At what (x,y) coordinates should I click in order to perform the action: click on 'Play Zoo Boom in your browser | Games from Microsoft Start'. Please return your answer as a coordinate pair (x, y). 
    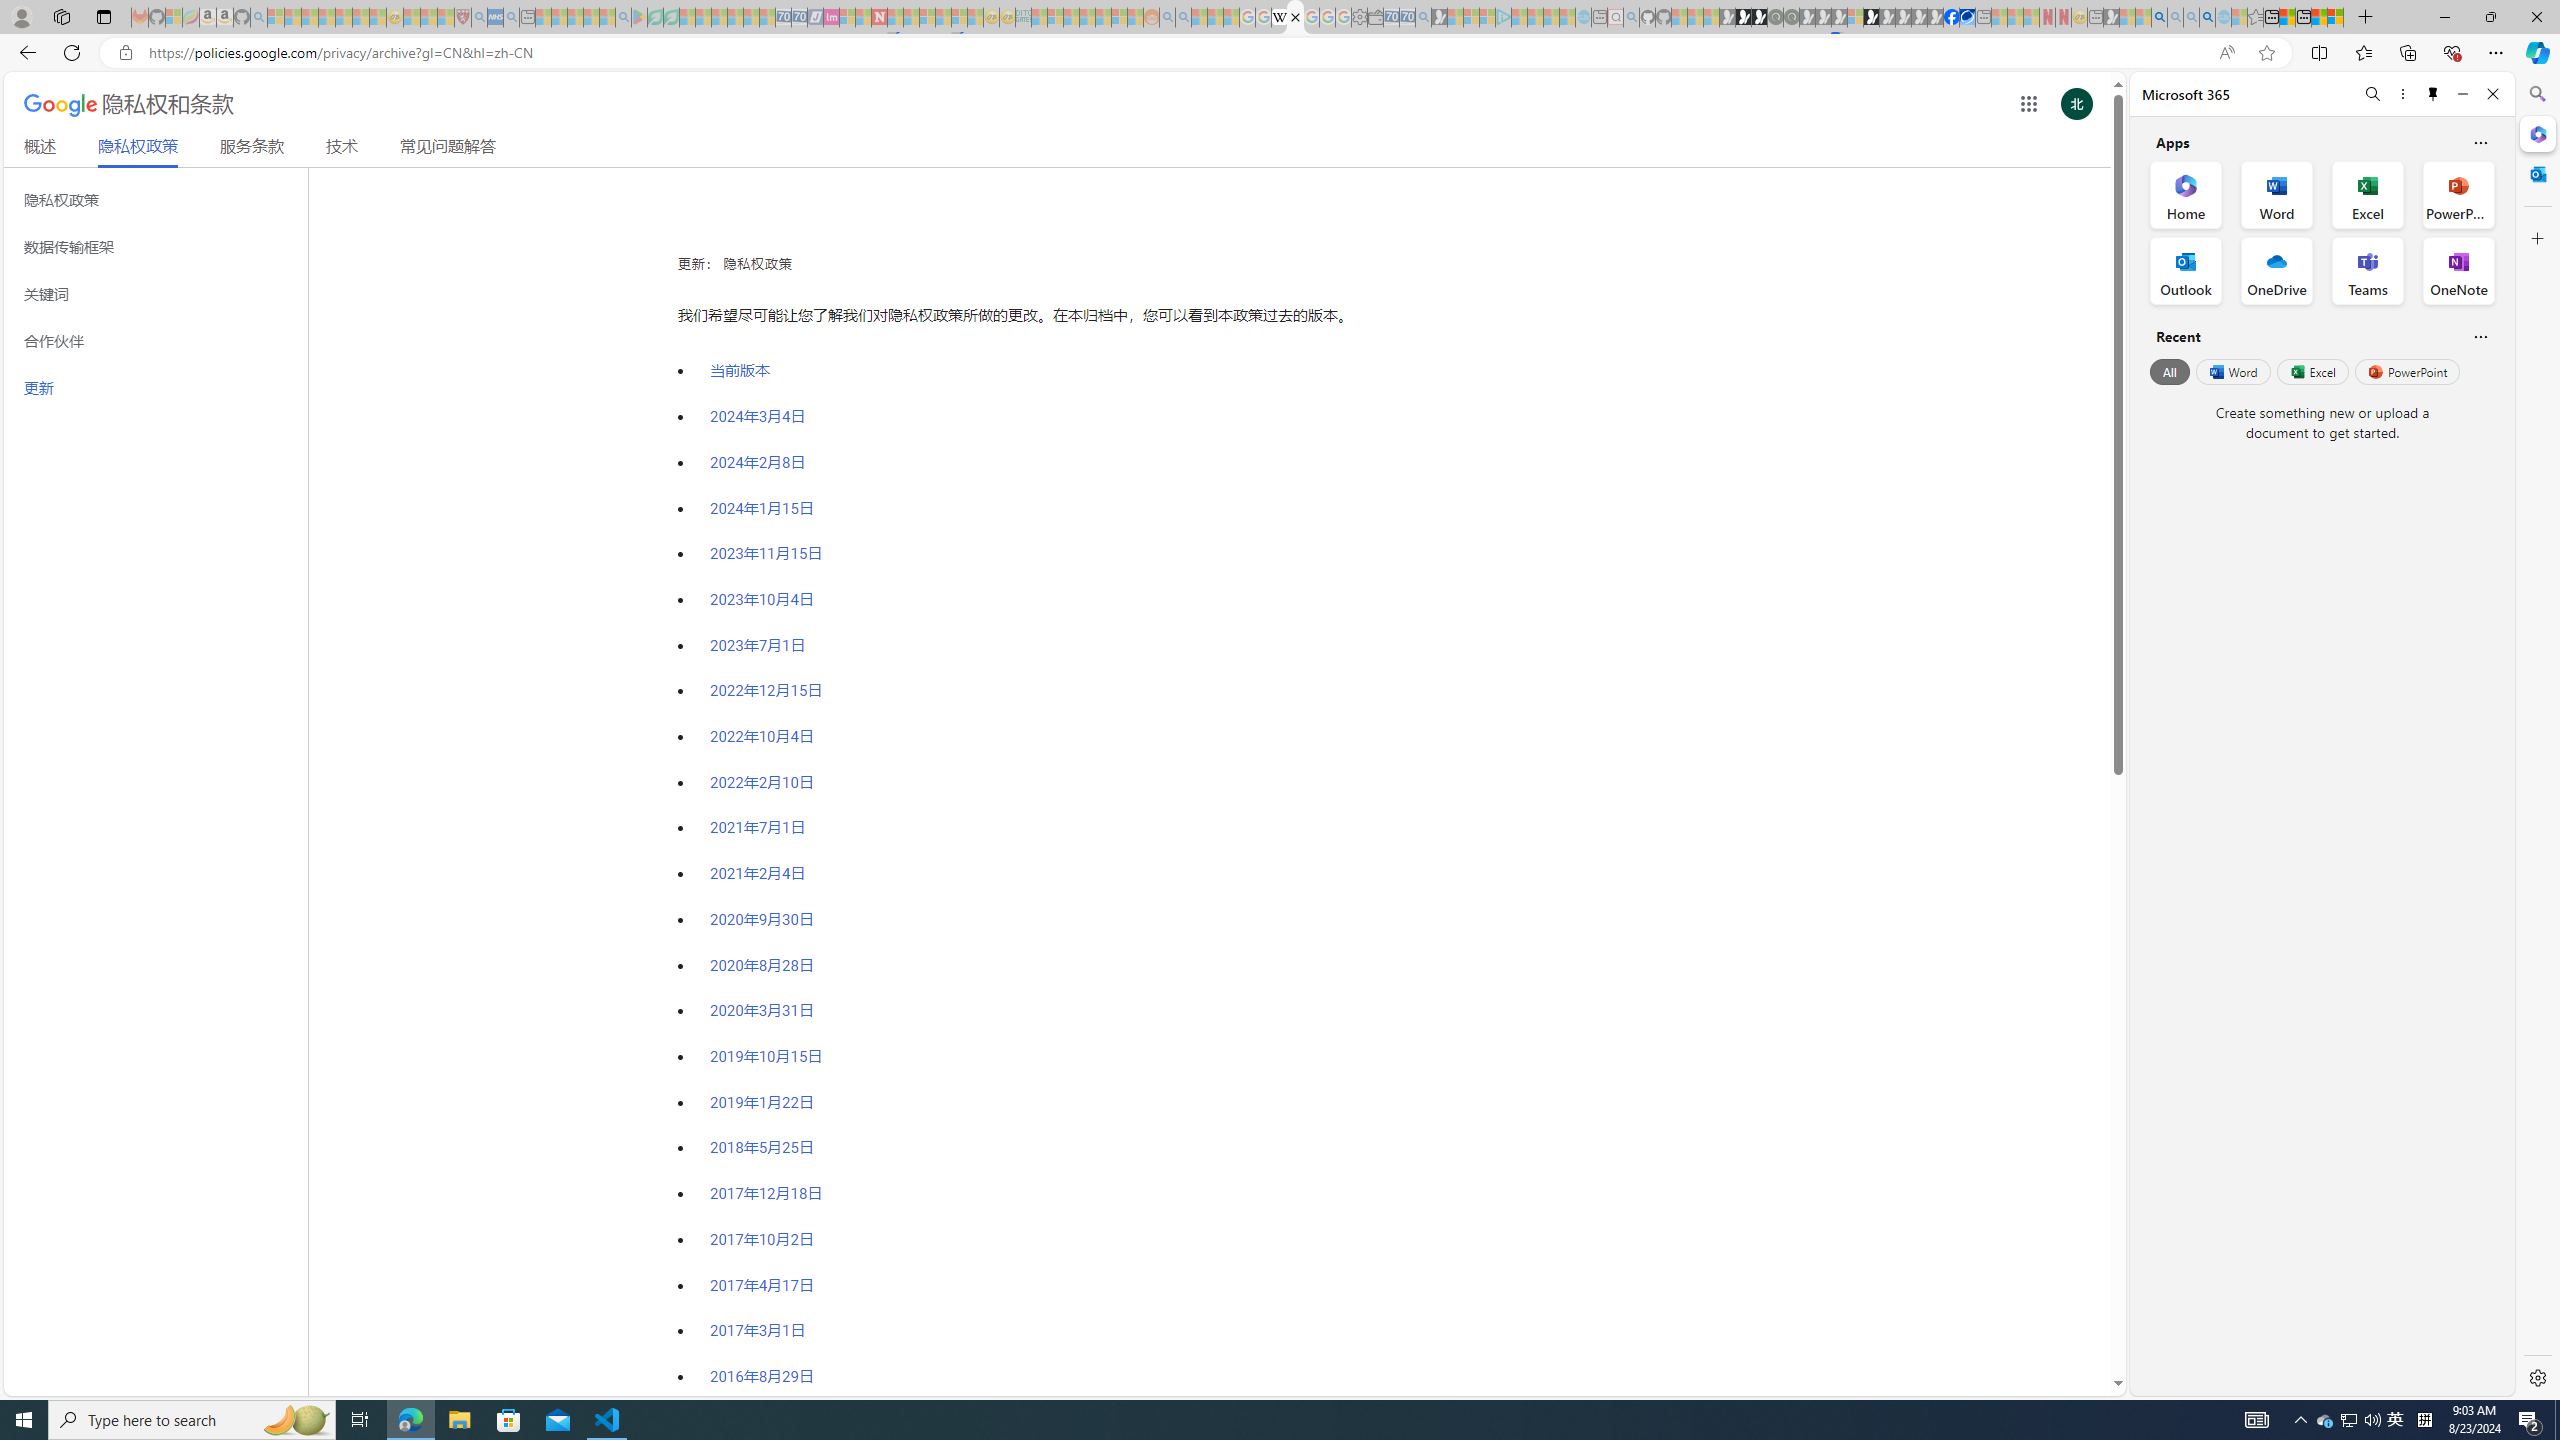
    Looking at the image, I should click on (1744, 16).